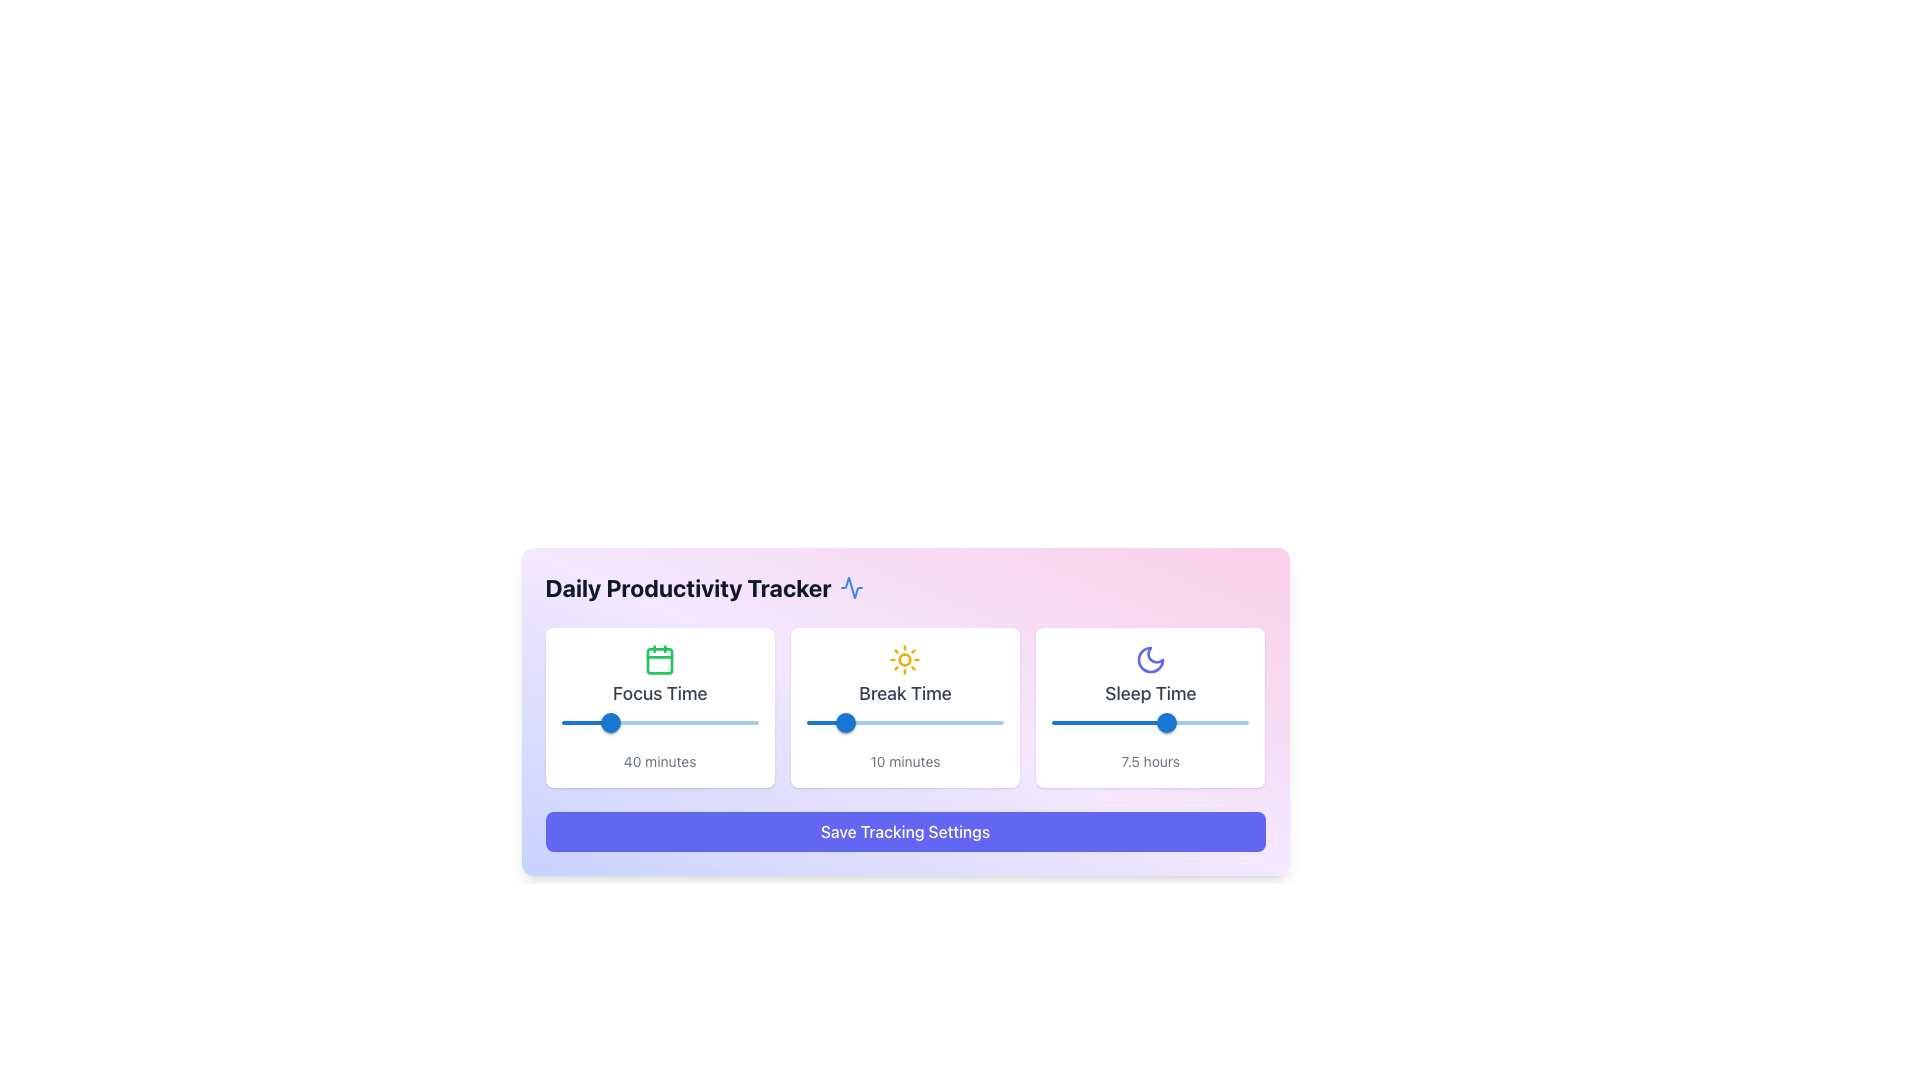 Image resolution: width=1920 pixels, height=1080 pixels. I want to click on break time, so click(927, 722).